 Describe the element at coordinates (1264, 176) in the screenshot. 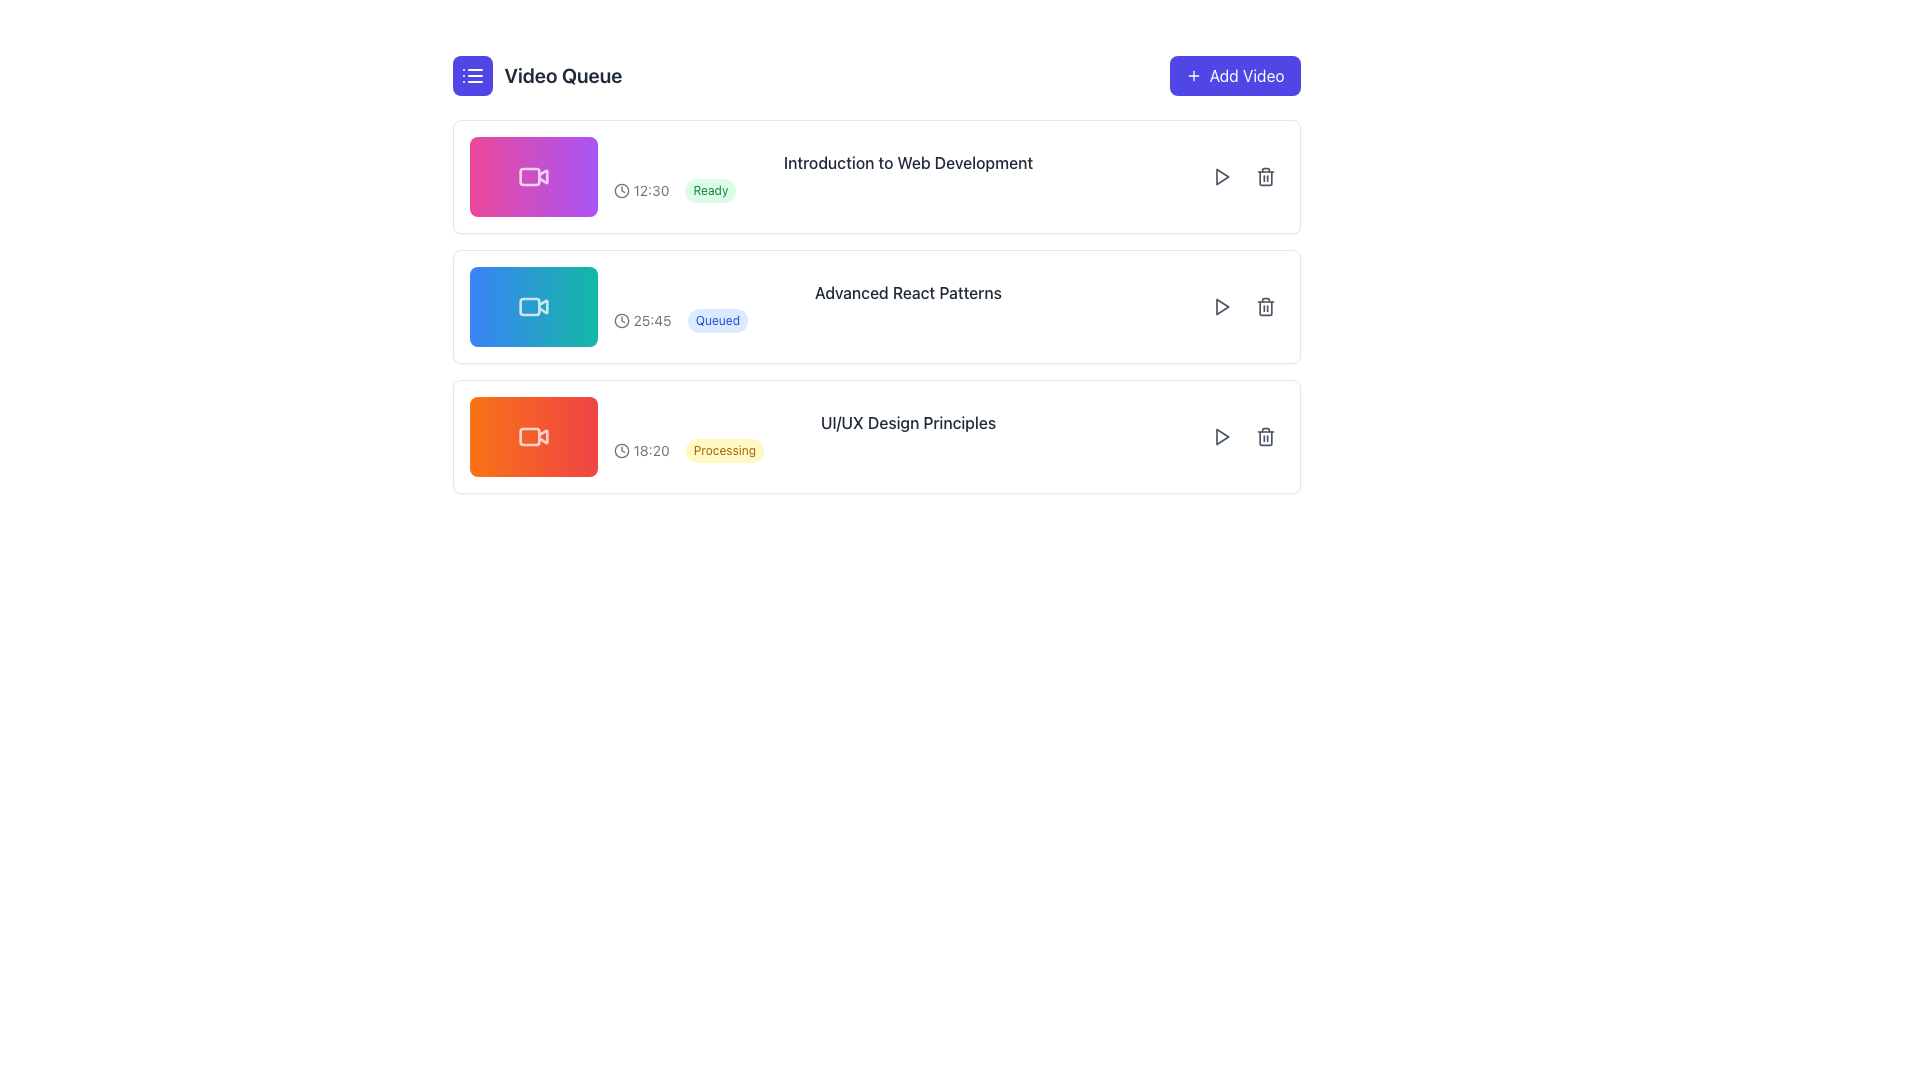

I see `the trash can icon button located at the top-right corner of the topmost video listing in the queue` at that location.